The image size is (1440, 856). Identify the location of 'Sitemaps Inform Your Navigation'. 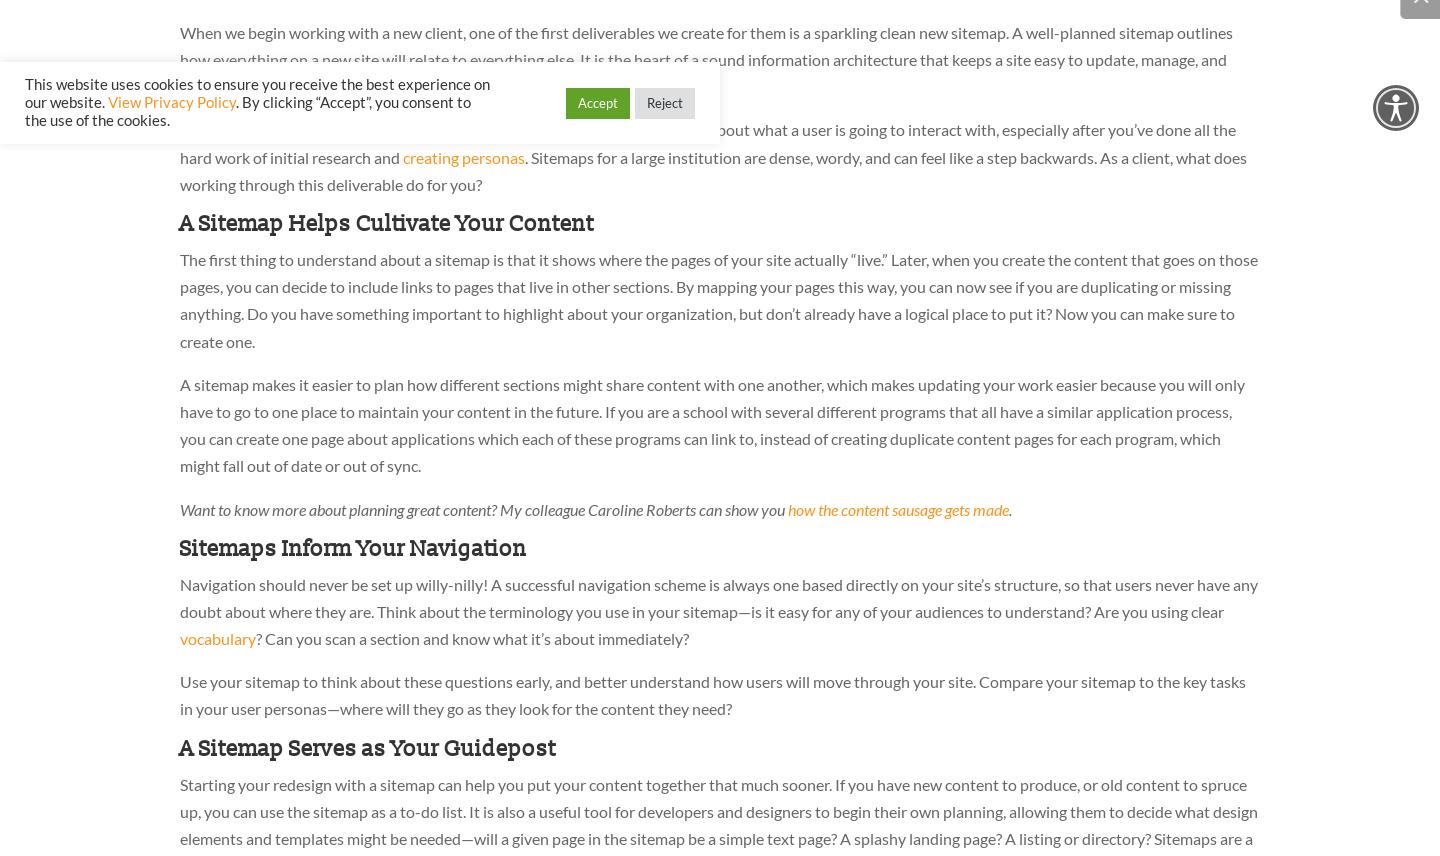
(353, 547).